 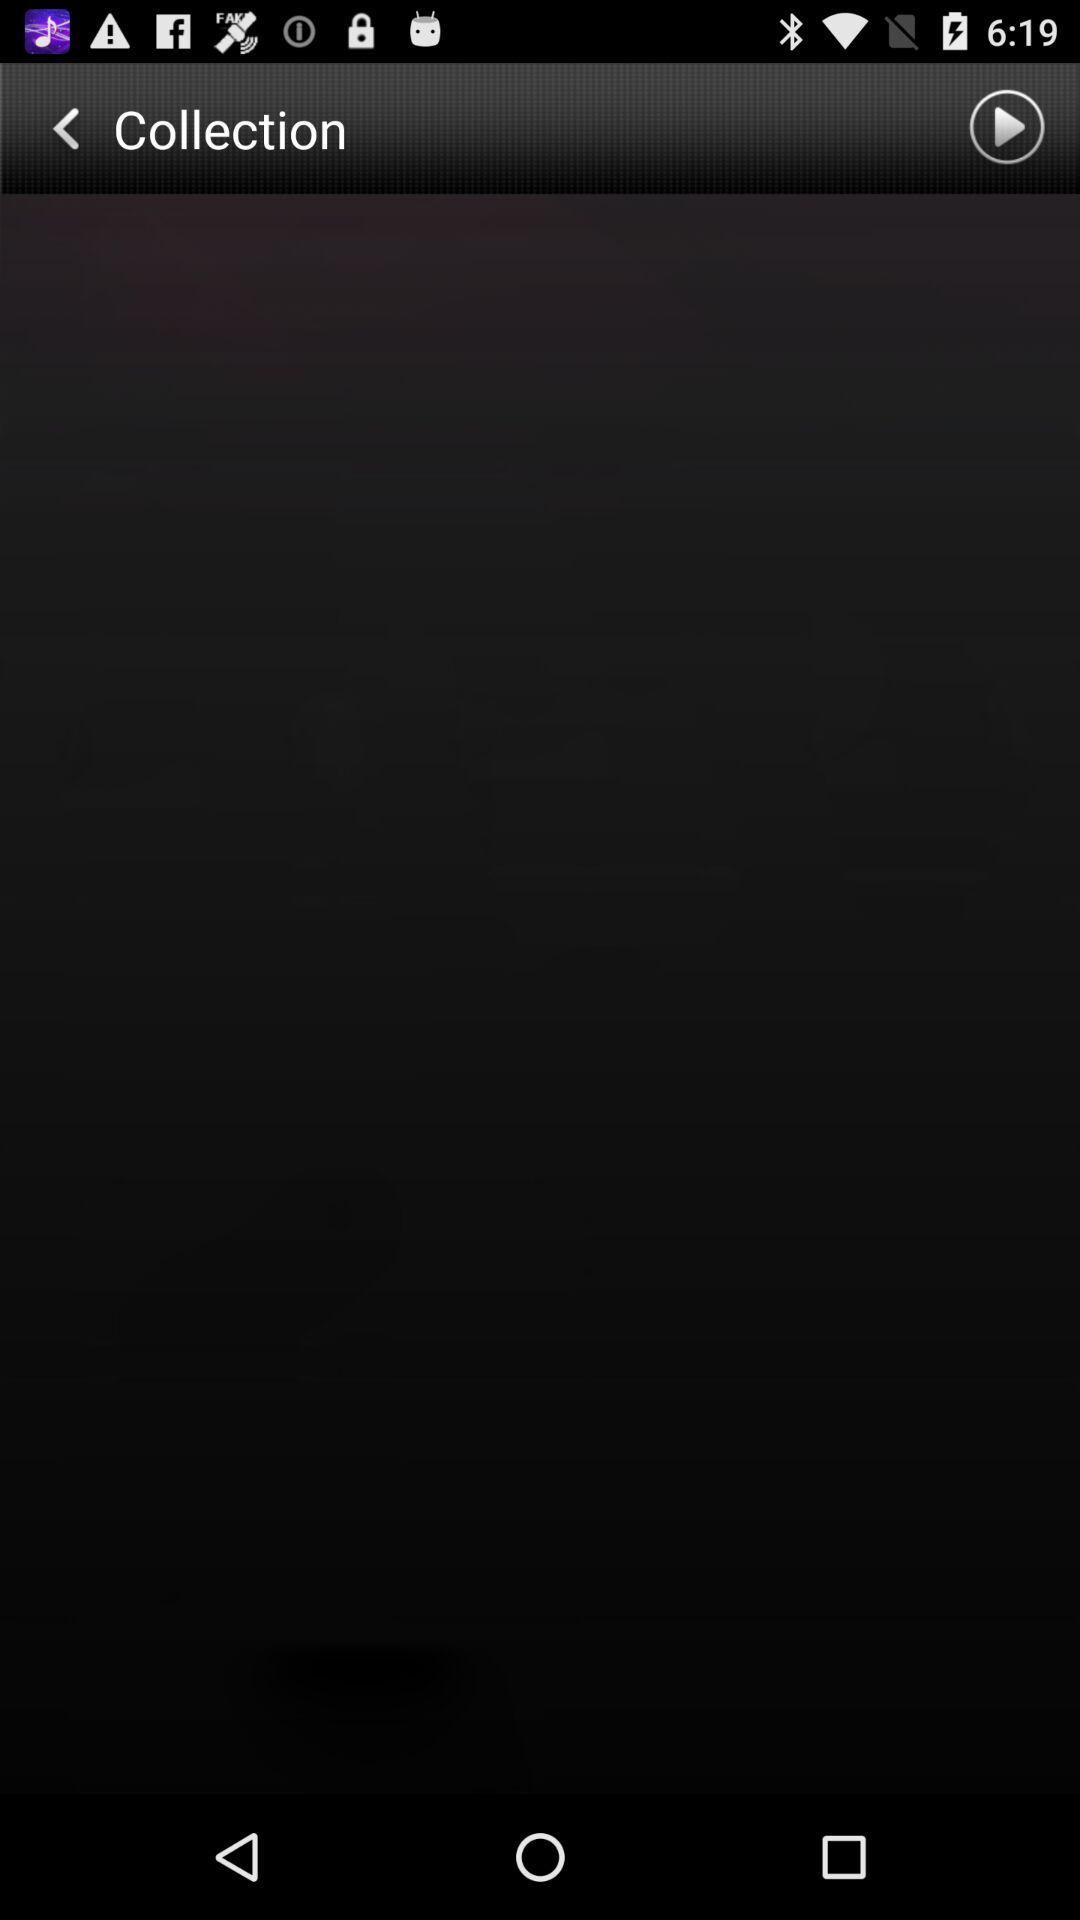 What do you see at coordinates (63, 127) in the screenshot?
I see `go back` at bounding box center [63, 127].